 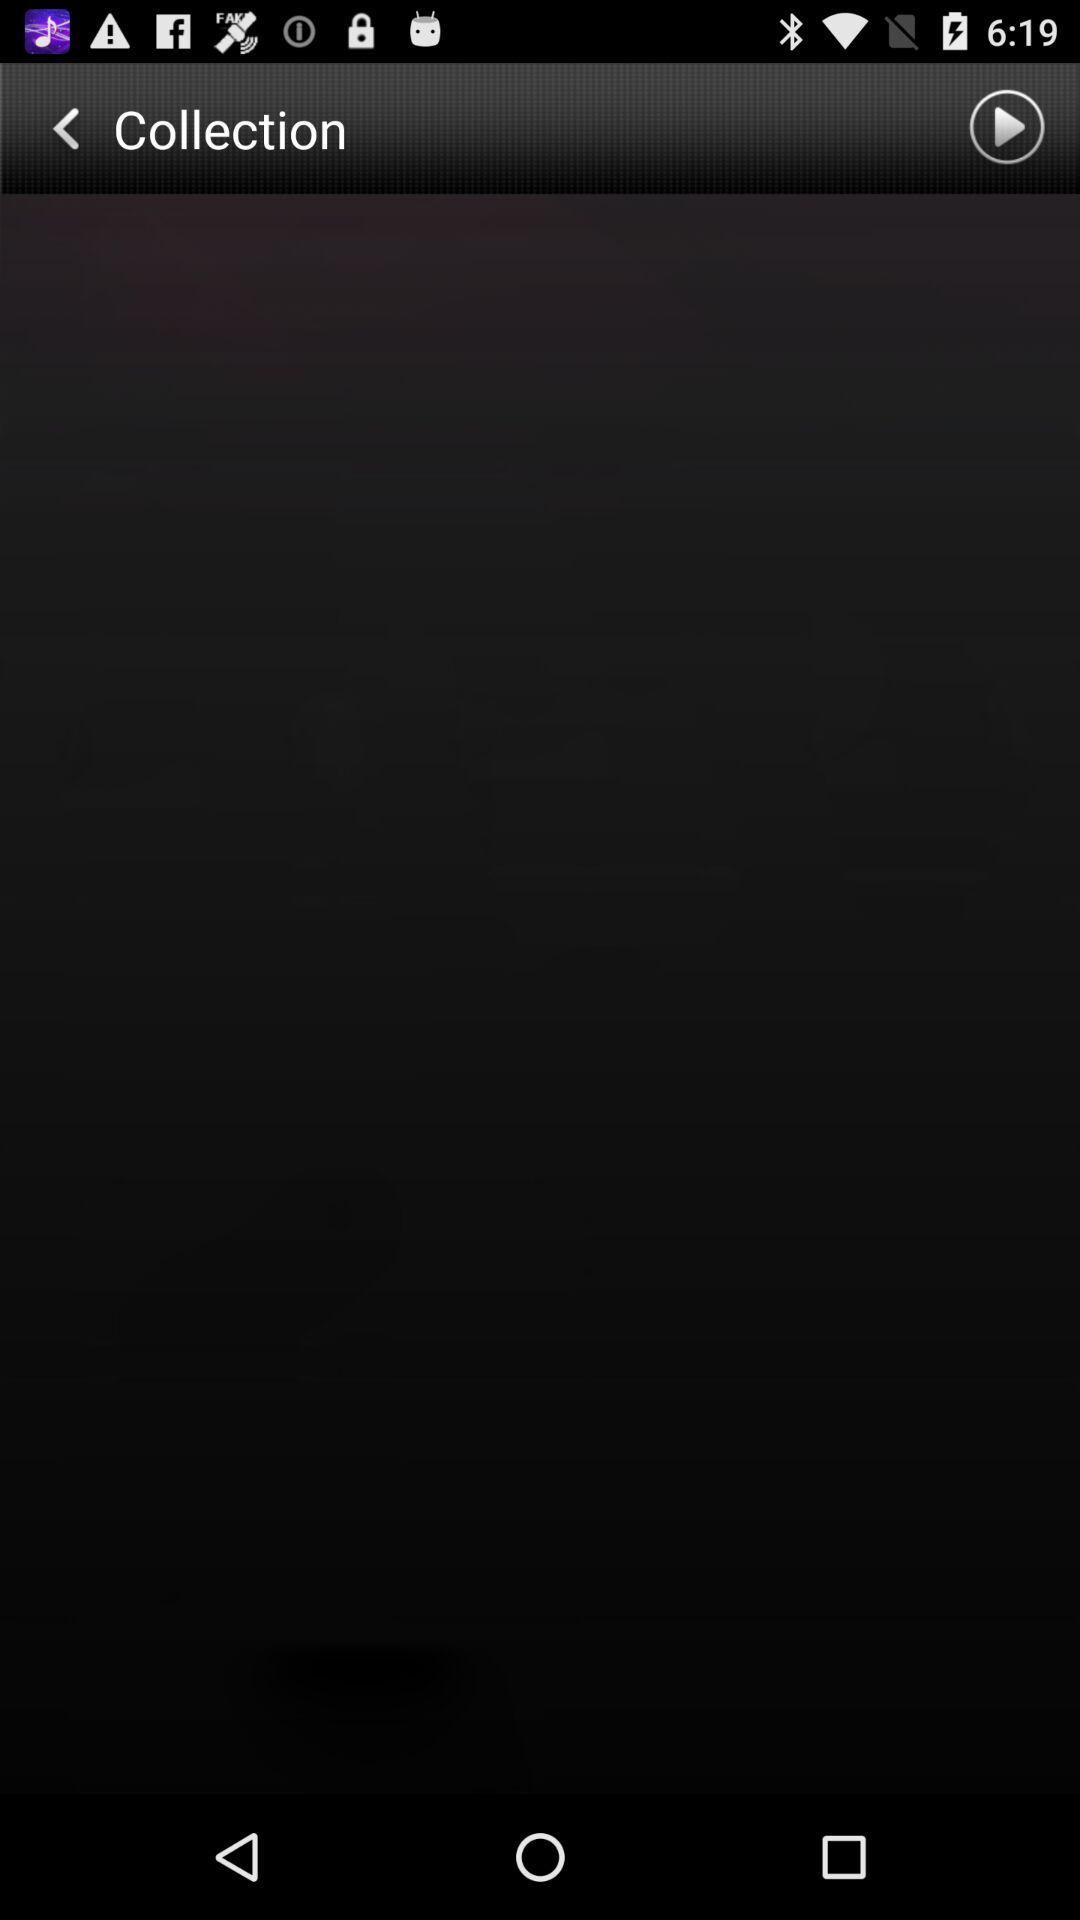 What do you see at coordinates (63, 127) in the screenshot?
I see `go back` at bounding box center [63, 127].